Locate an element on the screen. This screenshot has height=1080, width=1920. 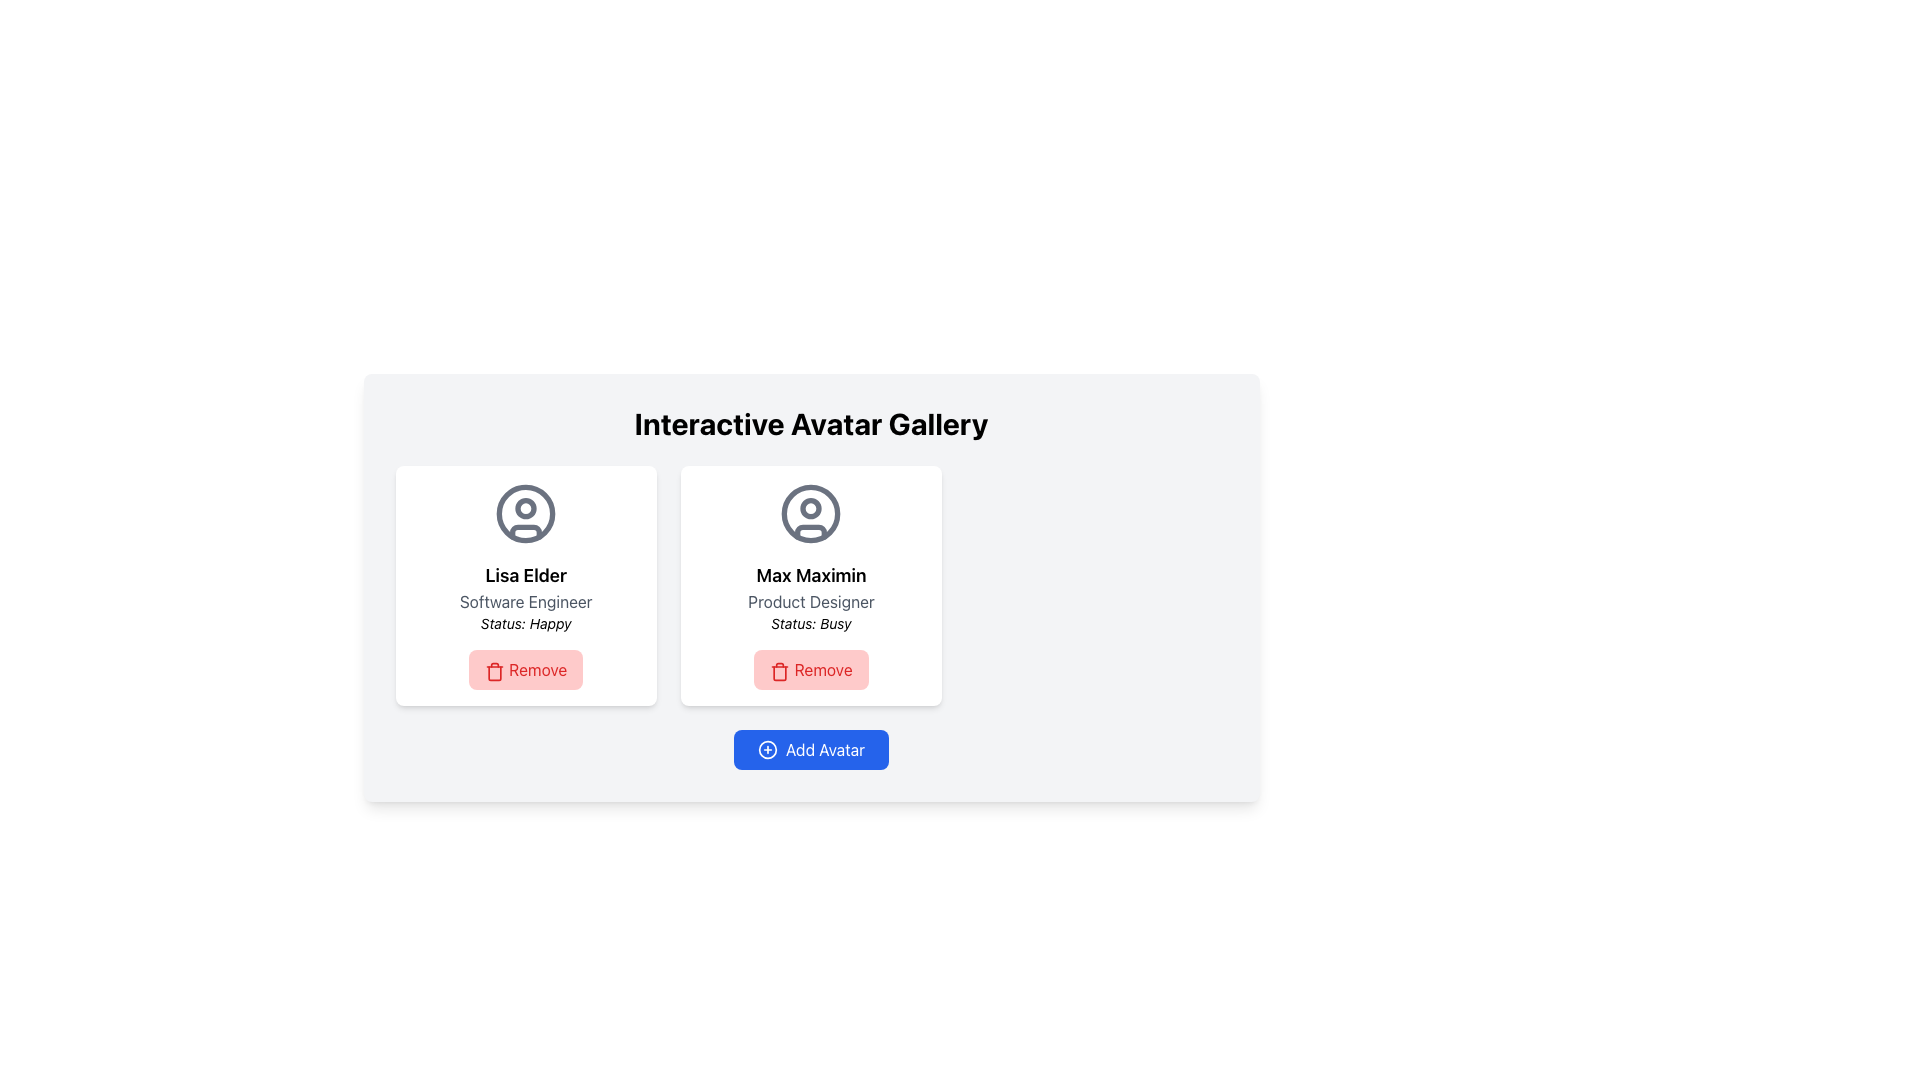
the graphical component within the avatar icon in the left user card titled 'Lisa Elder' is located at coordinates (526, 507).